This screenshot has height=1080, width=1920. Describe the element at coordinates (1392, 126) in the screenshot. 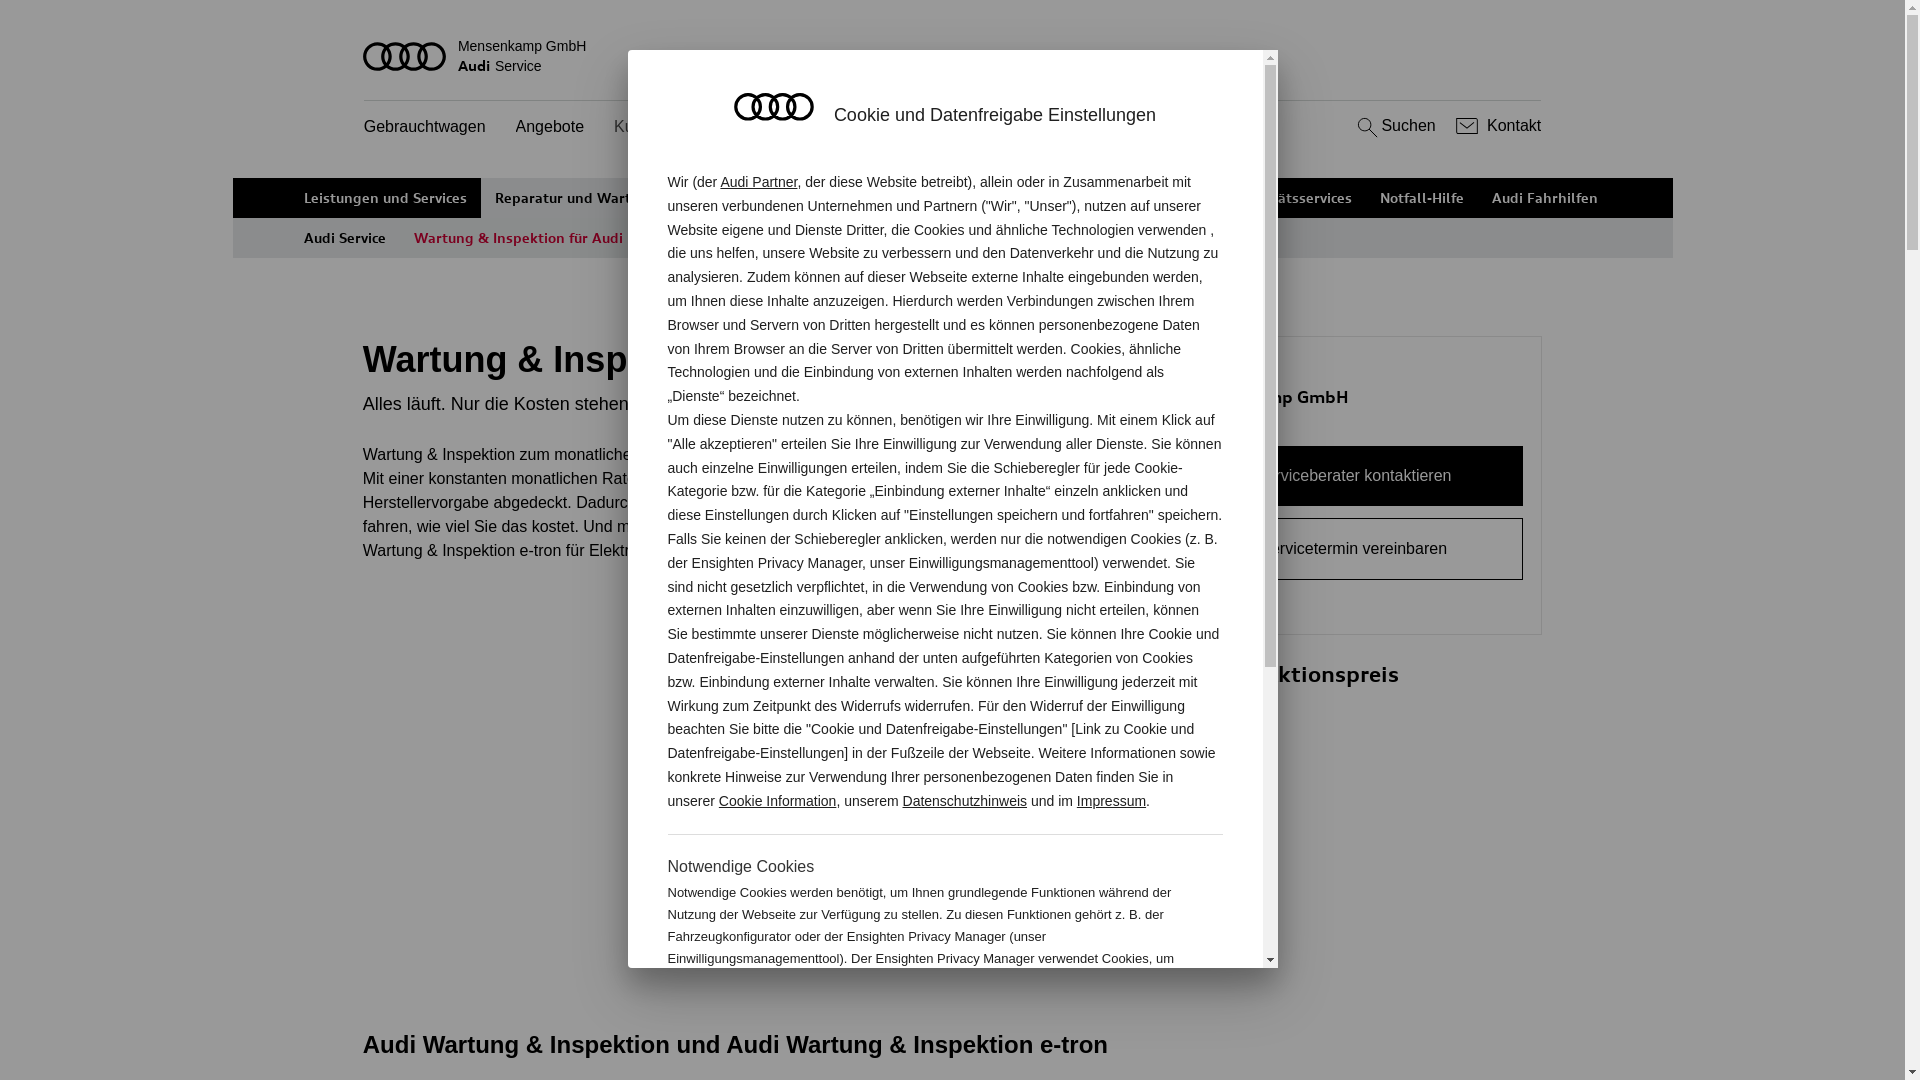

I see `'Suchen'` at that location.